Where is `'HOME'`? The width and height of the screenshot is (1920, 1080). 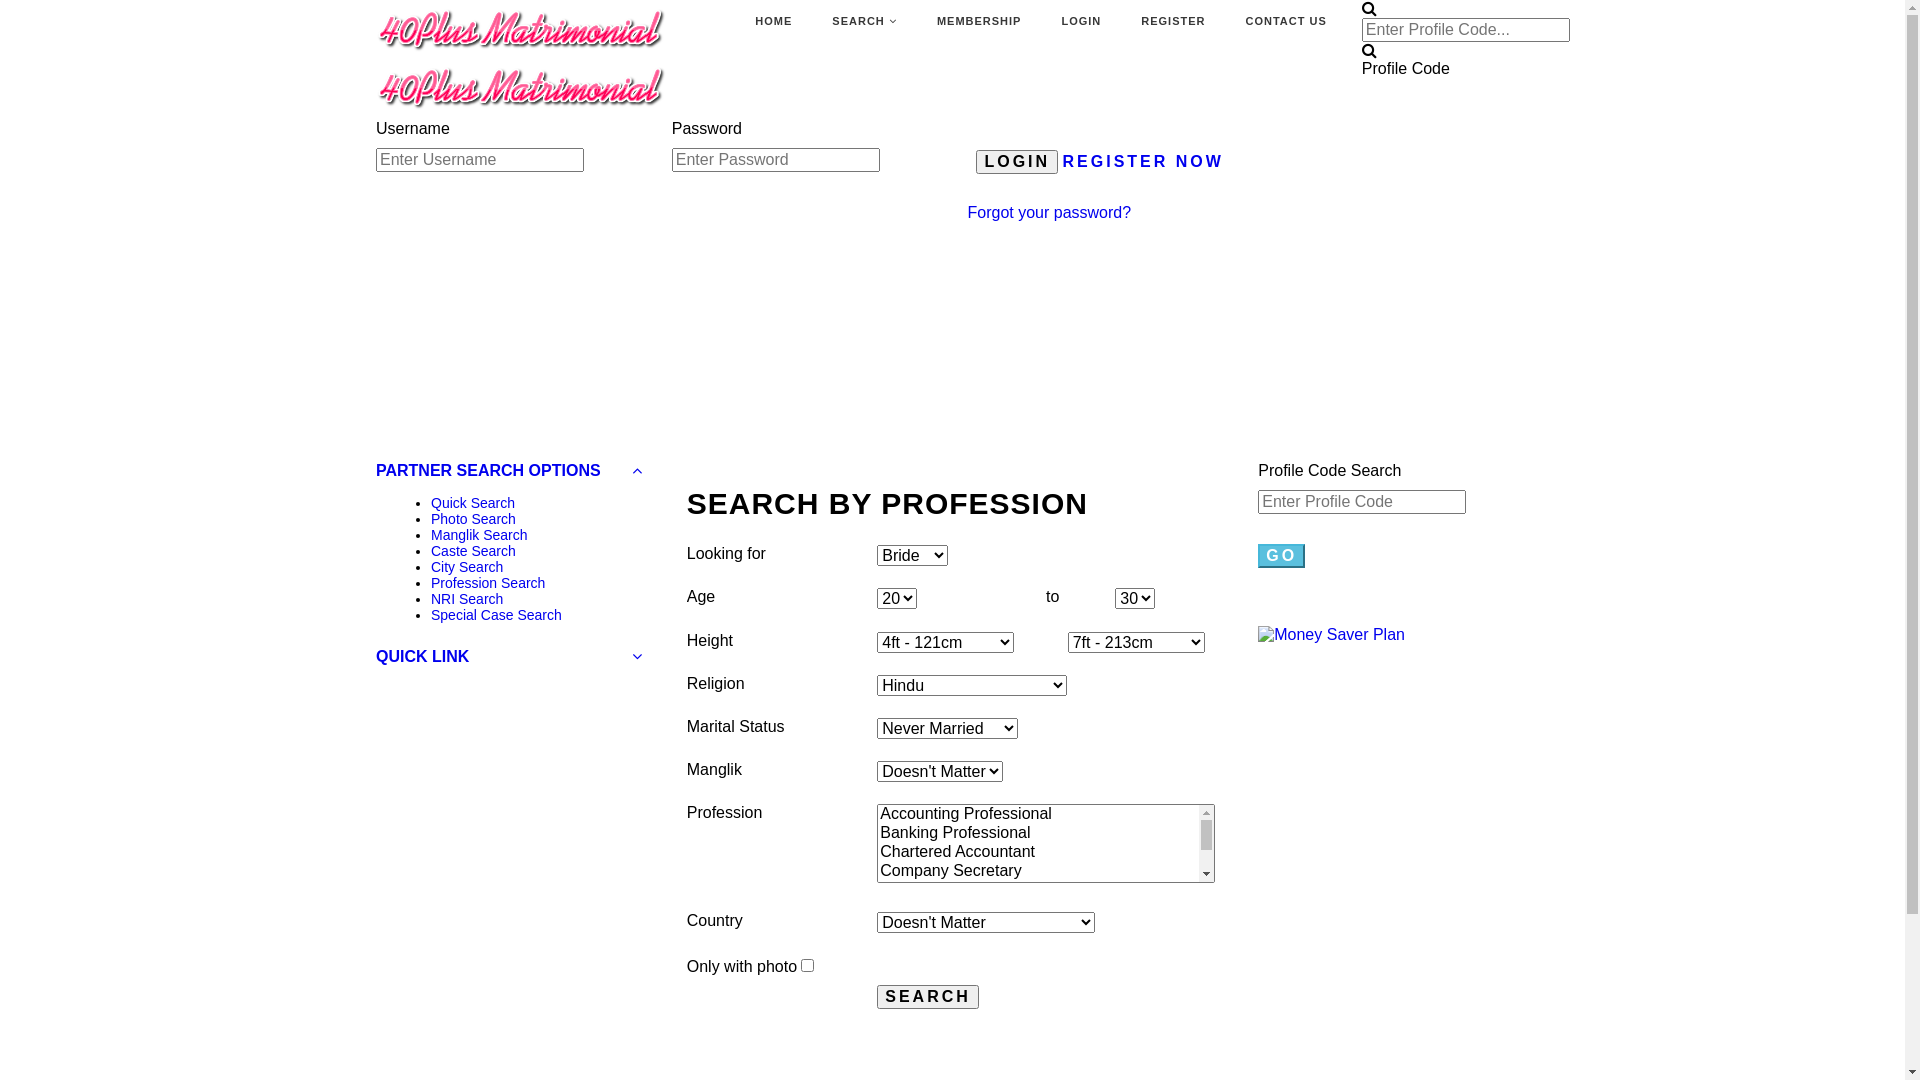 'HOME' is located at coordinates (772, 22).